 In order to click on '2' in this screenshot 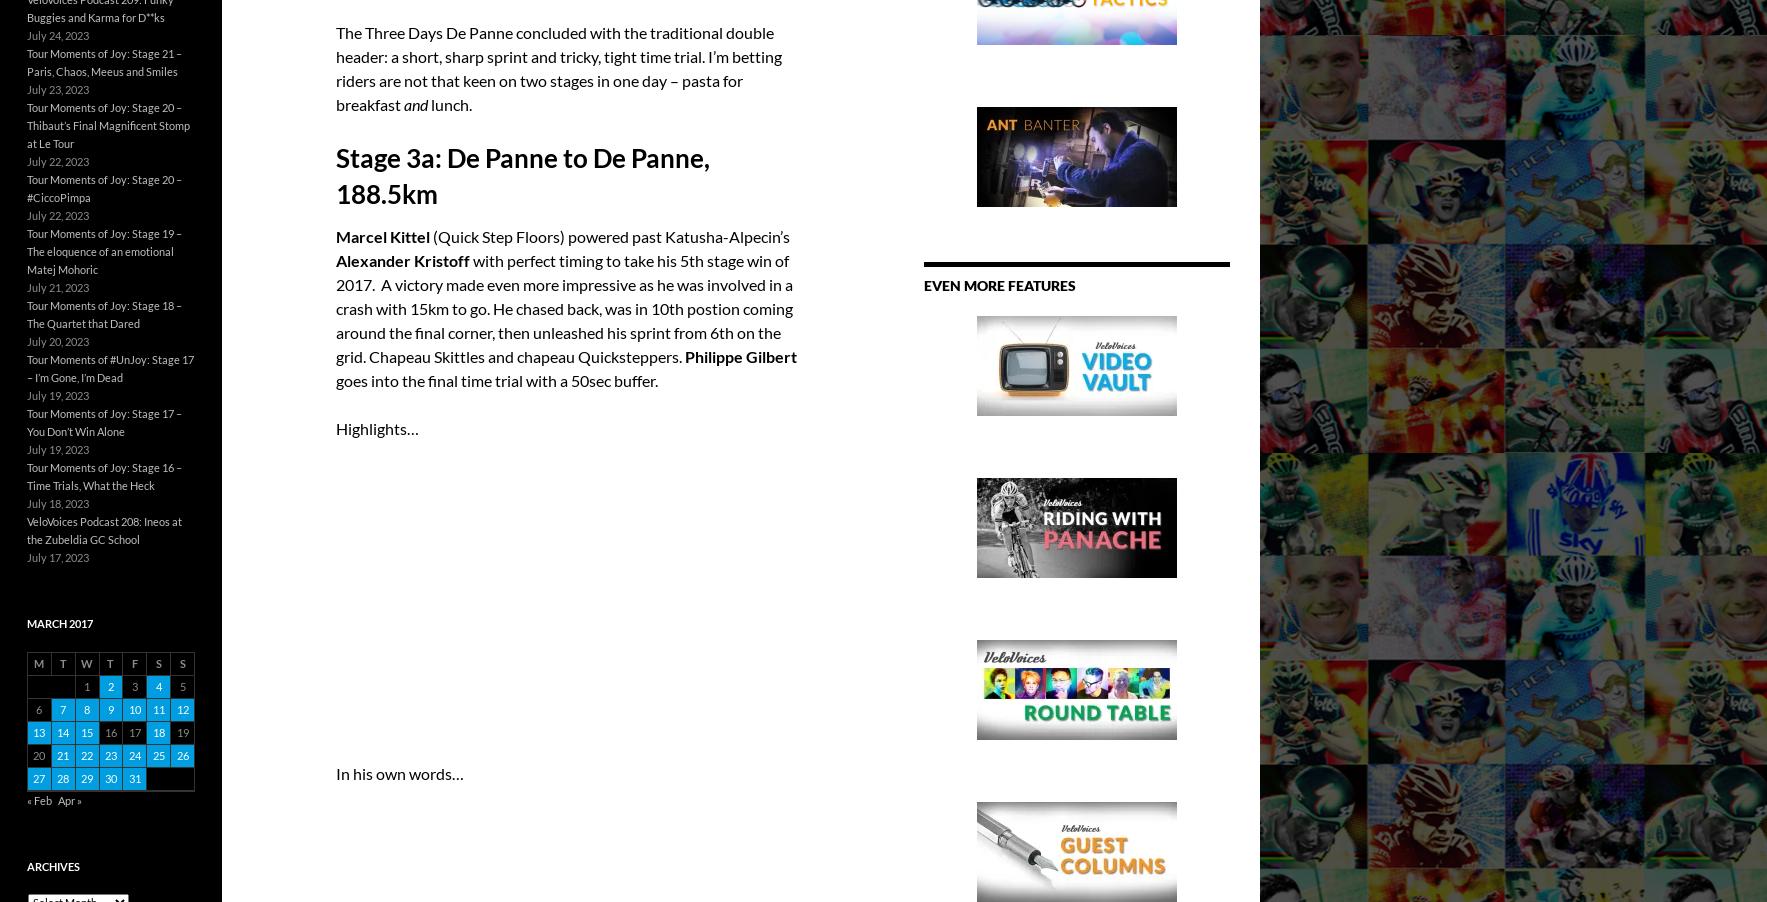, I will do `click(109, 685)`.